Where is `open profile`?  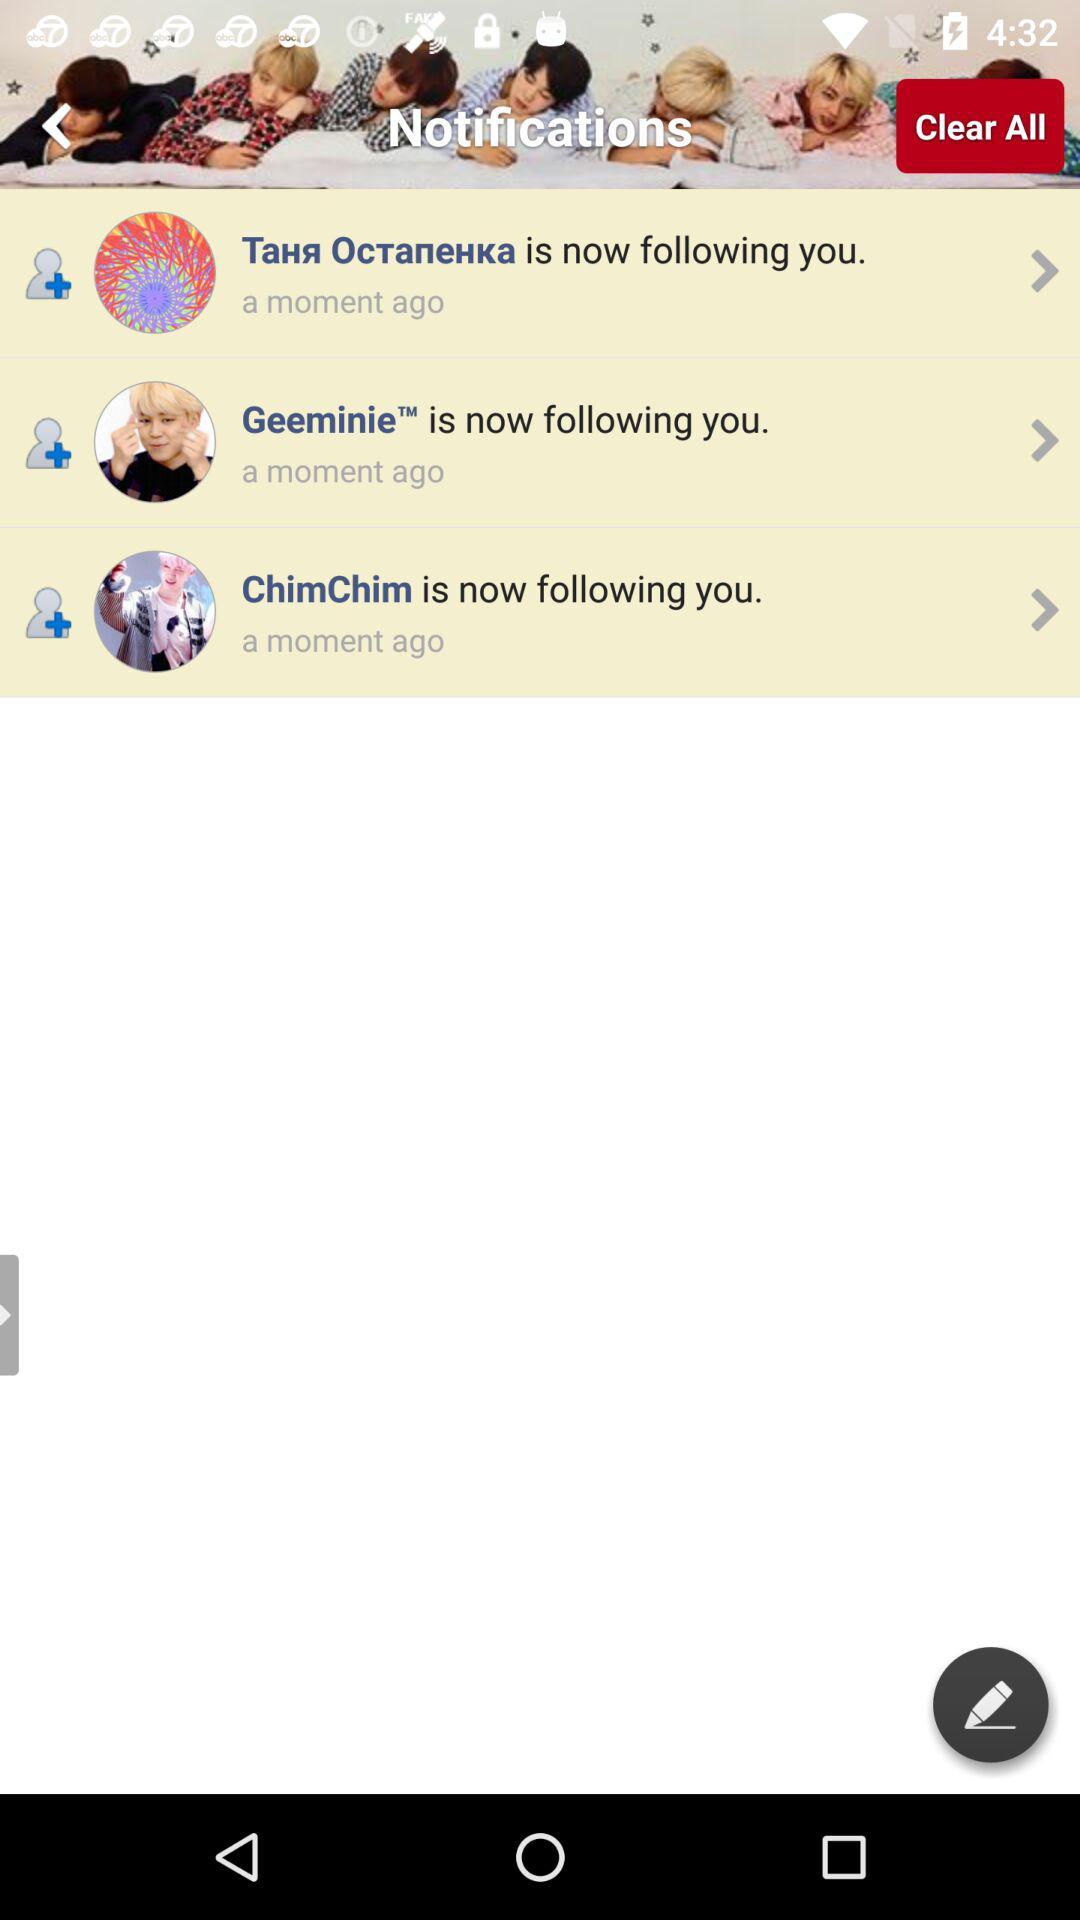 open profile is located at coordinates (153, 271).